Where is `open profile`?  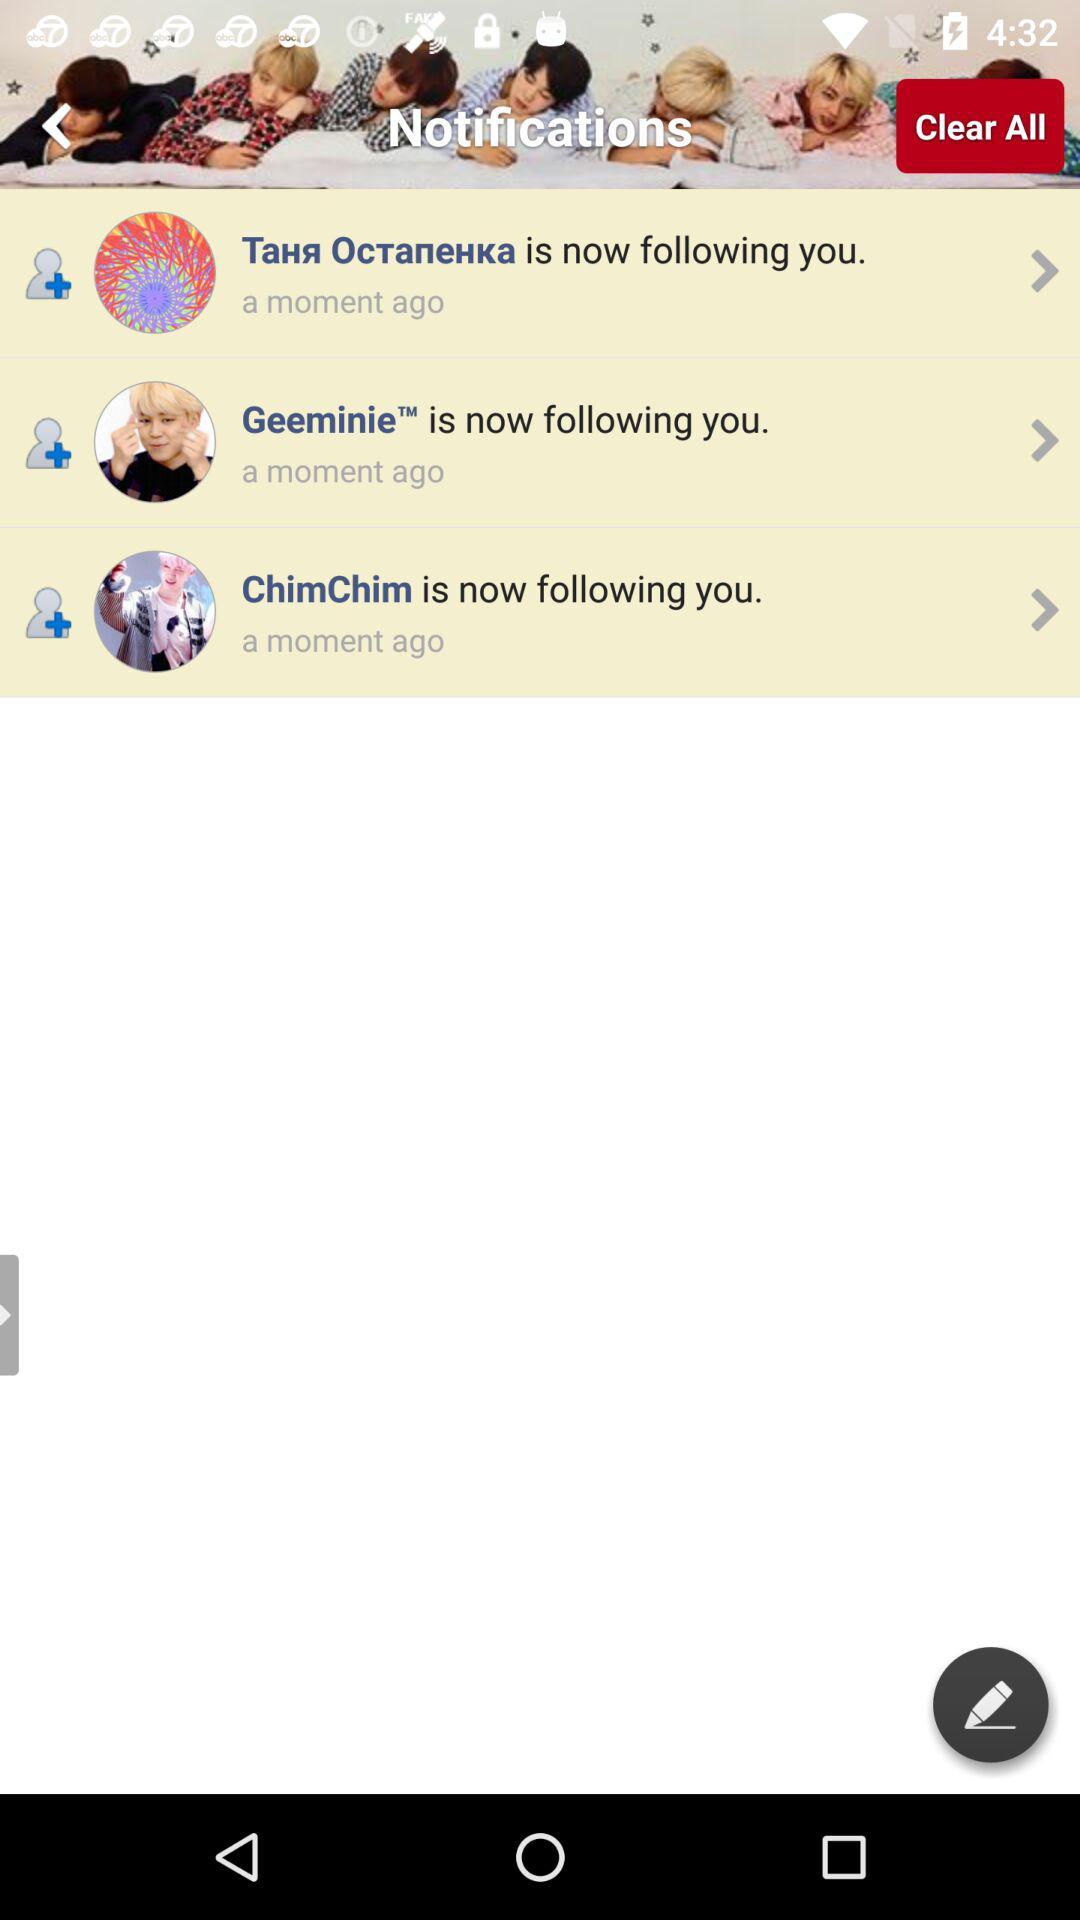 open profile is located at coordinates (153, 271).